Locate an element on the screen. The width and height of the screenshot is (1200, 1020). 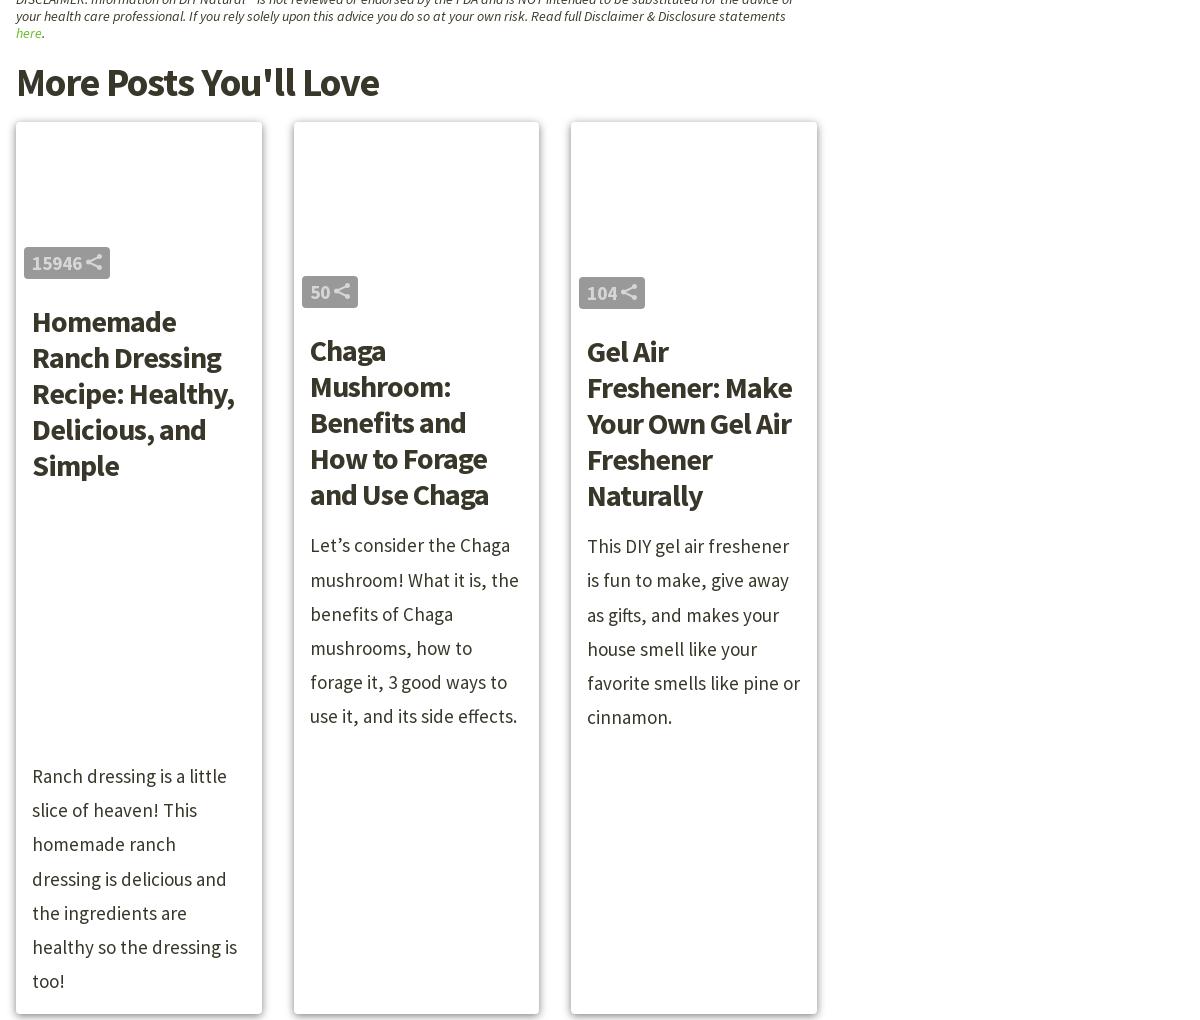
'Gel Air Freshener: Make Your Own Gel Air Freshener Naturally' is located at coordinates (586, 422).